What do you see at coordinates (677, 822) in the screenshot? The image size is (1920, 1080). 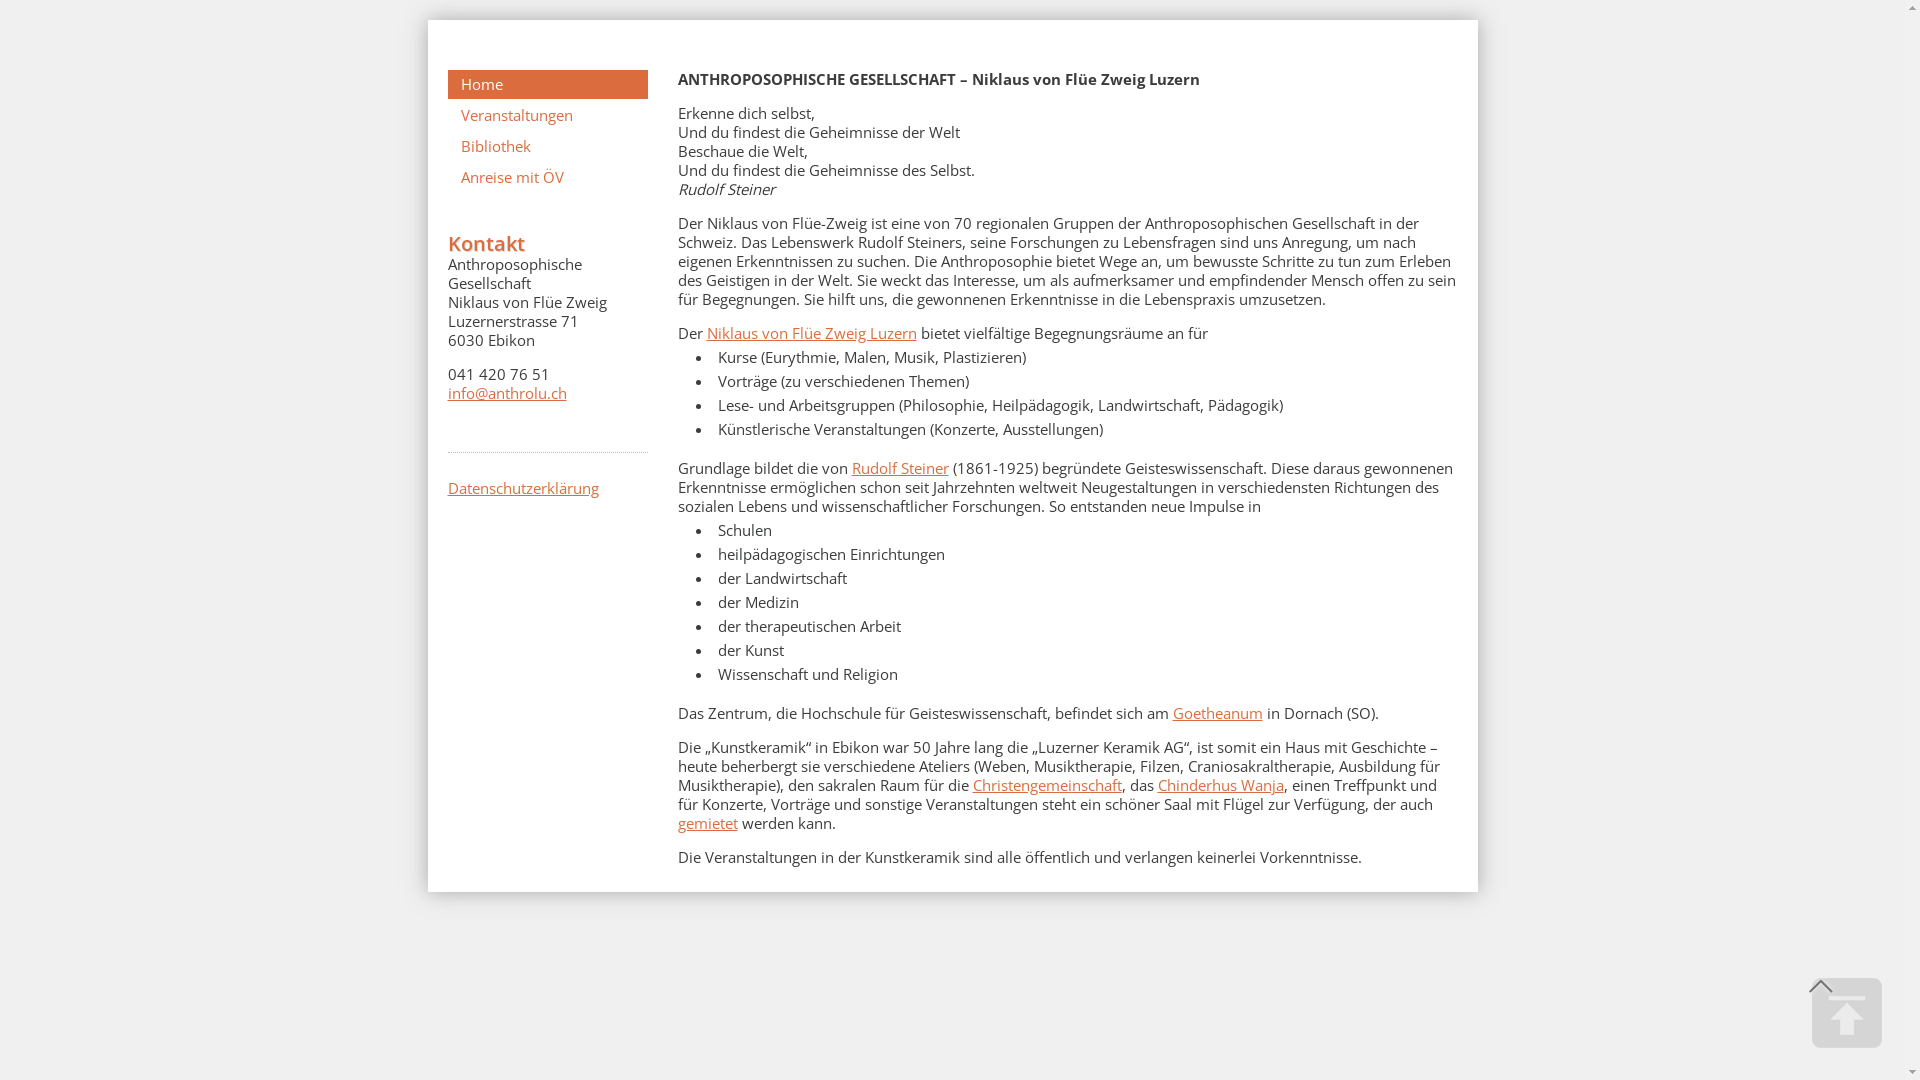 I see `'gemietet'` at bounding box center [677, 822].